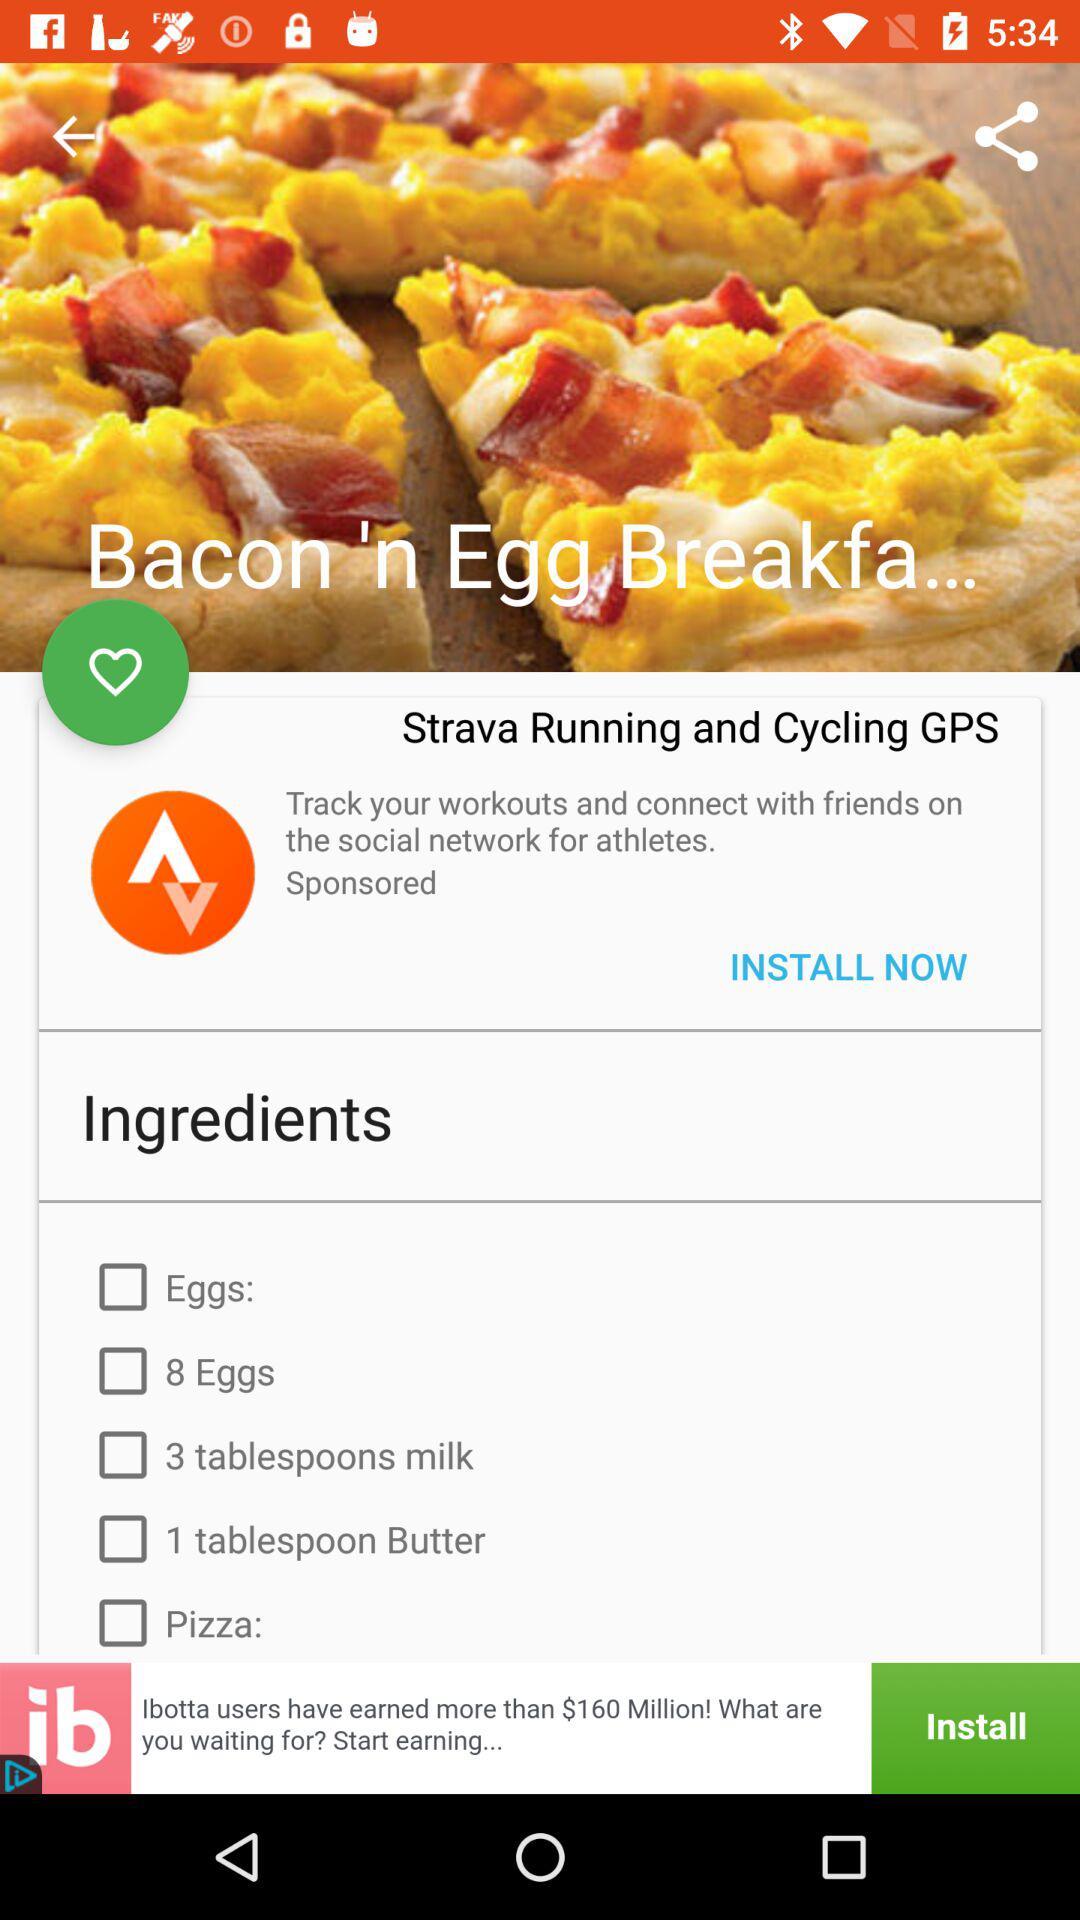  Describe the element at coordinates (540, 1286) in the screenshot. I see `the eggs:  item` at that location.